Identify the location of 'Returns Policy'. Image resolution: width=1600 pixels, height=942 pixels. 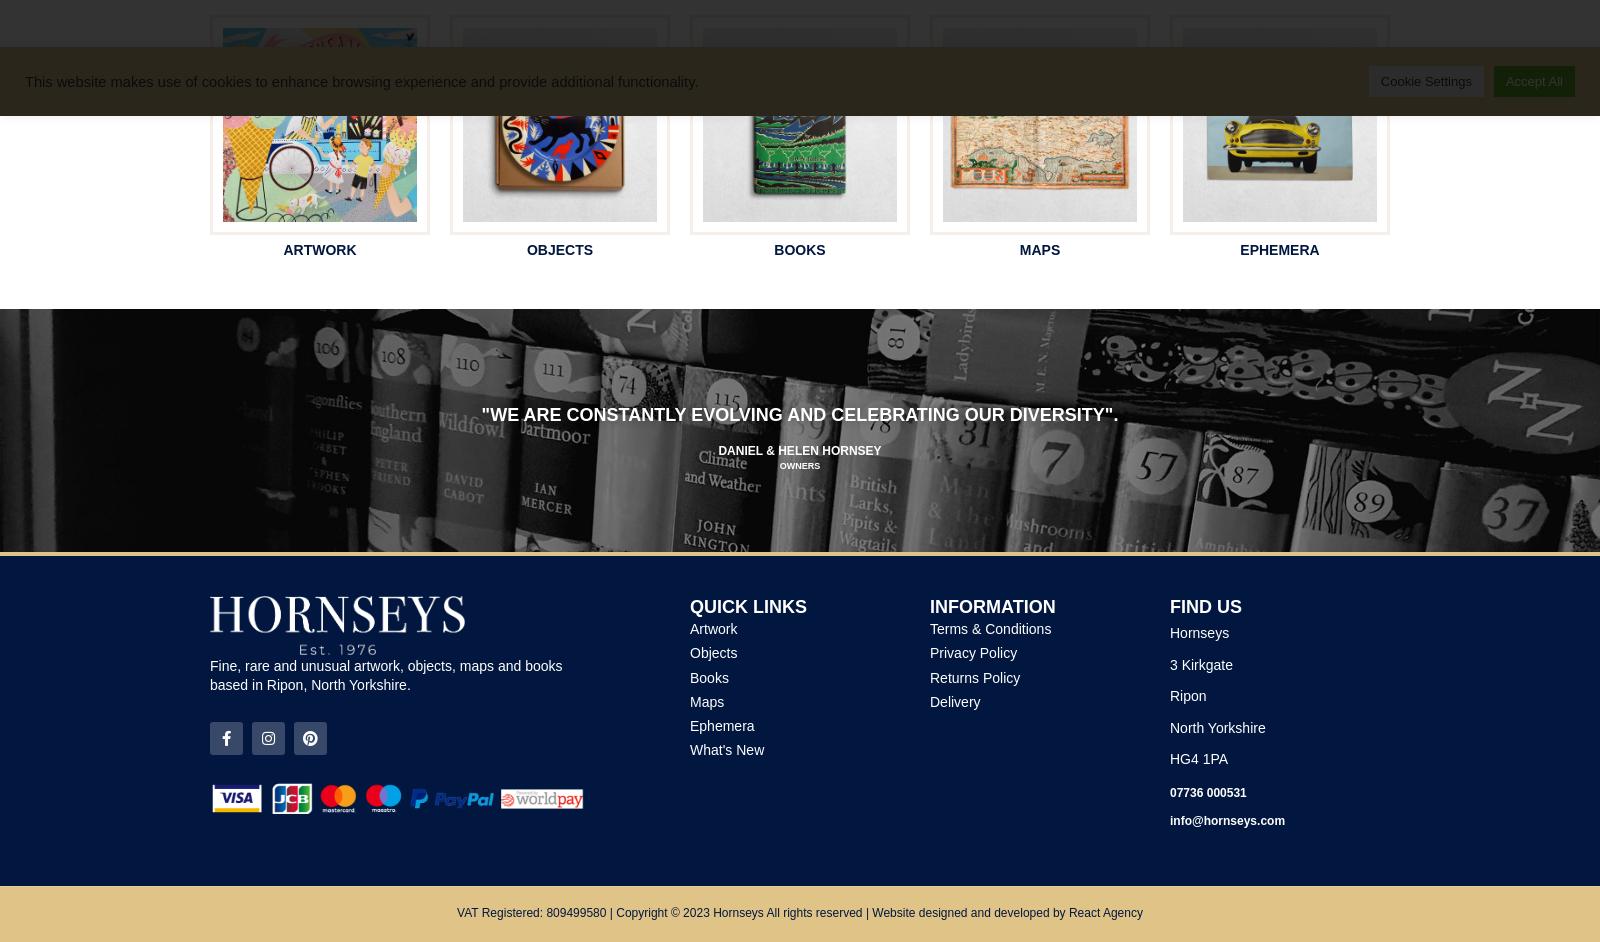
(974, 677).